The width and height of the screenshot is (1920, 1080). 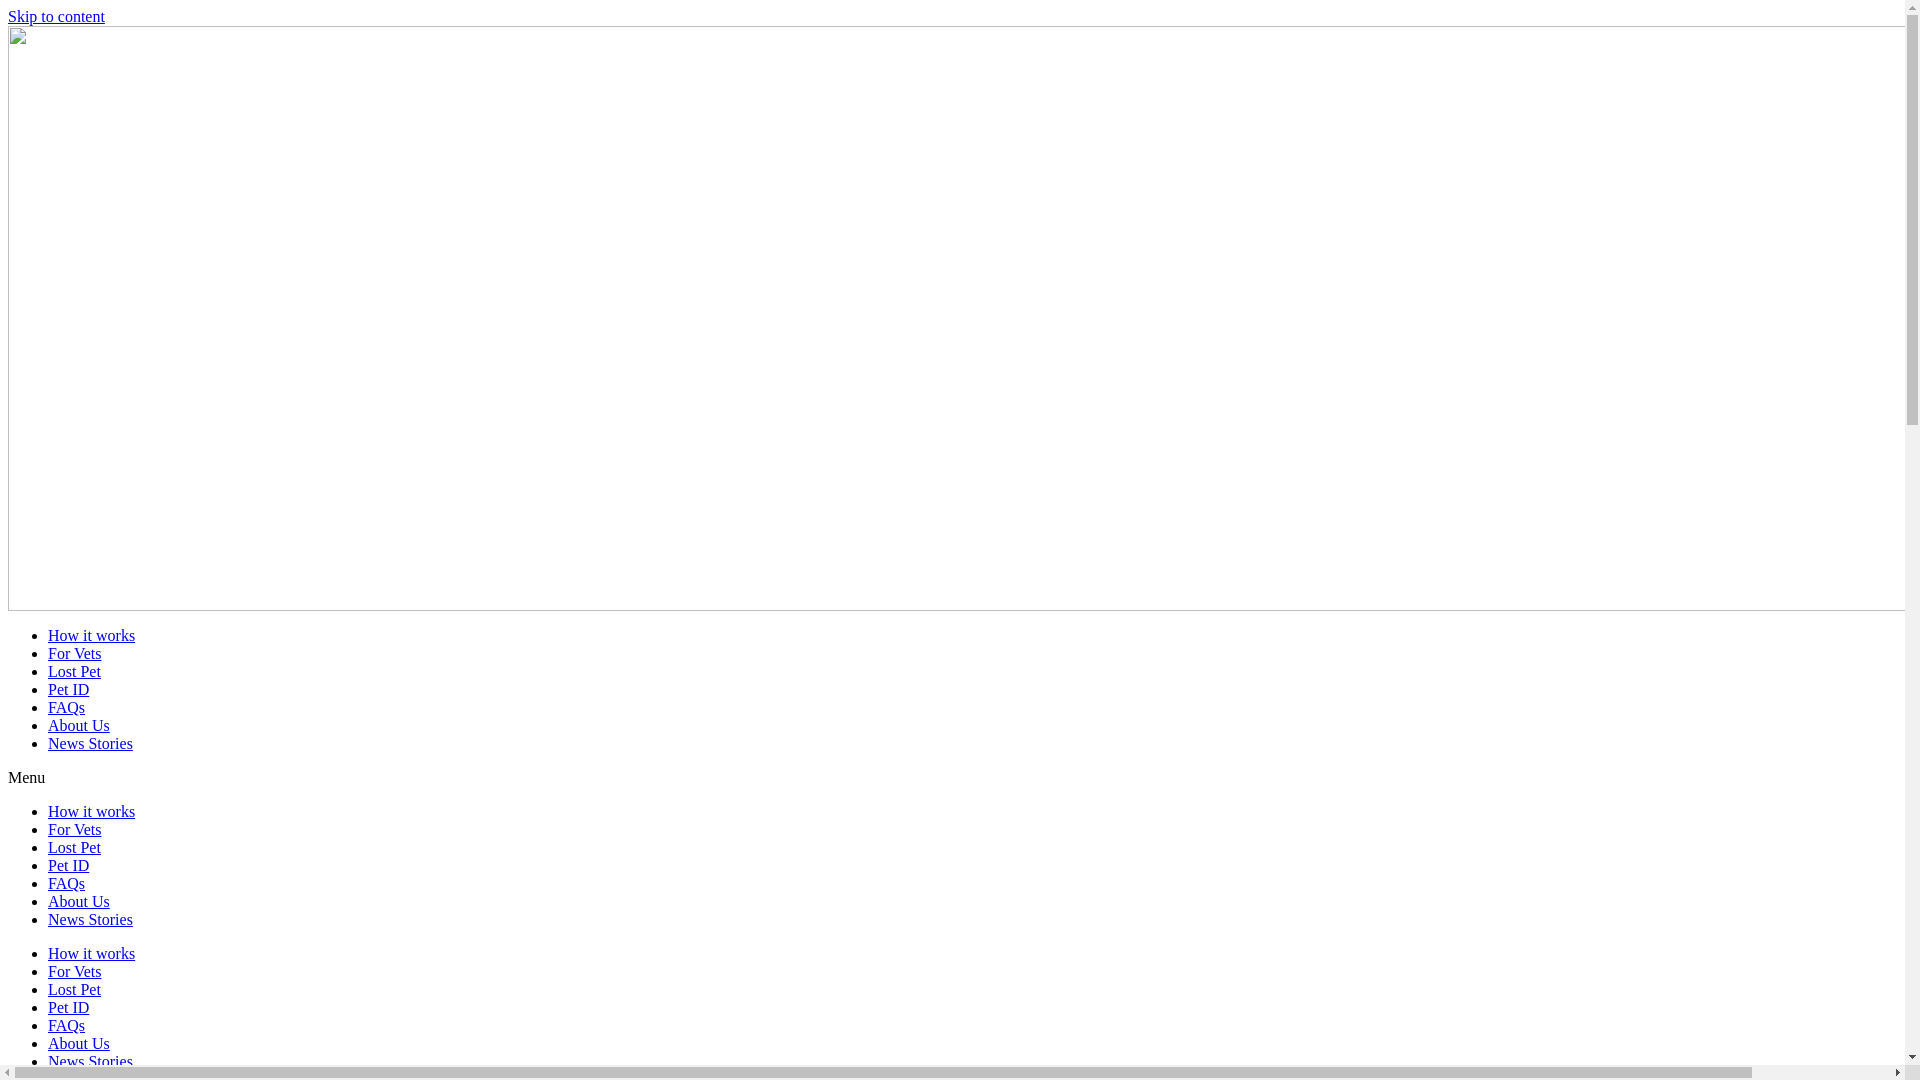 What do you see at coordinates (68, 688) in the screenshot?
I see `'Pet ID'` at bounding box center [68, 688].